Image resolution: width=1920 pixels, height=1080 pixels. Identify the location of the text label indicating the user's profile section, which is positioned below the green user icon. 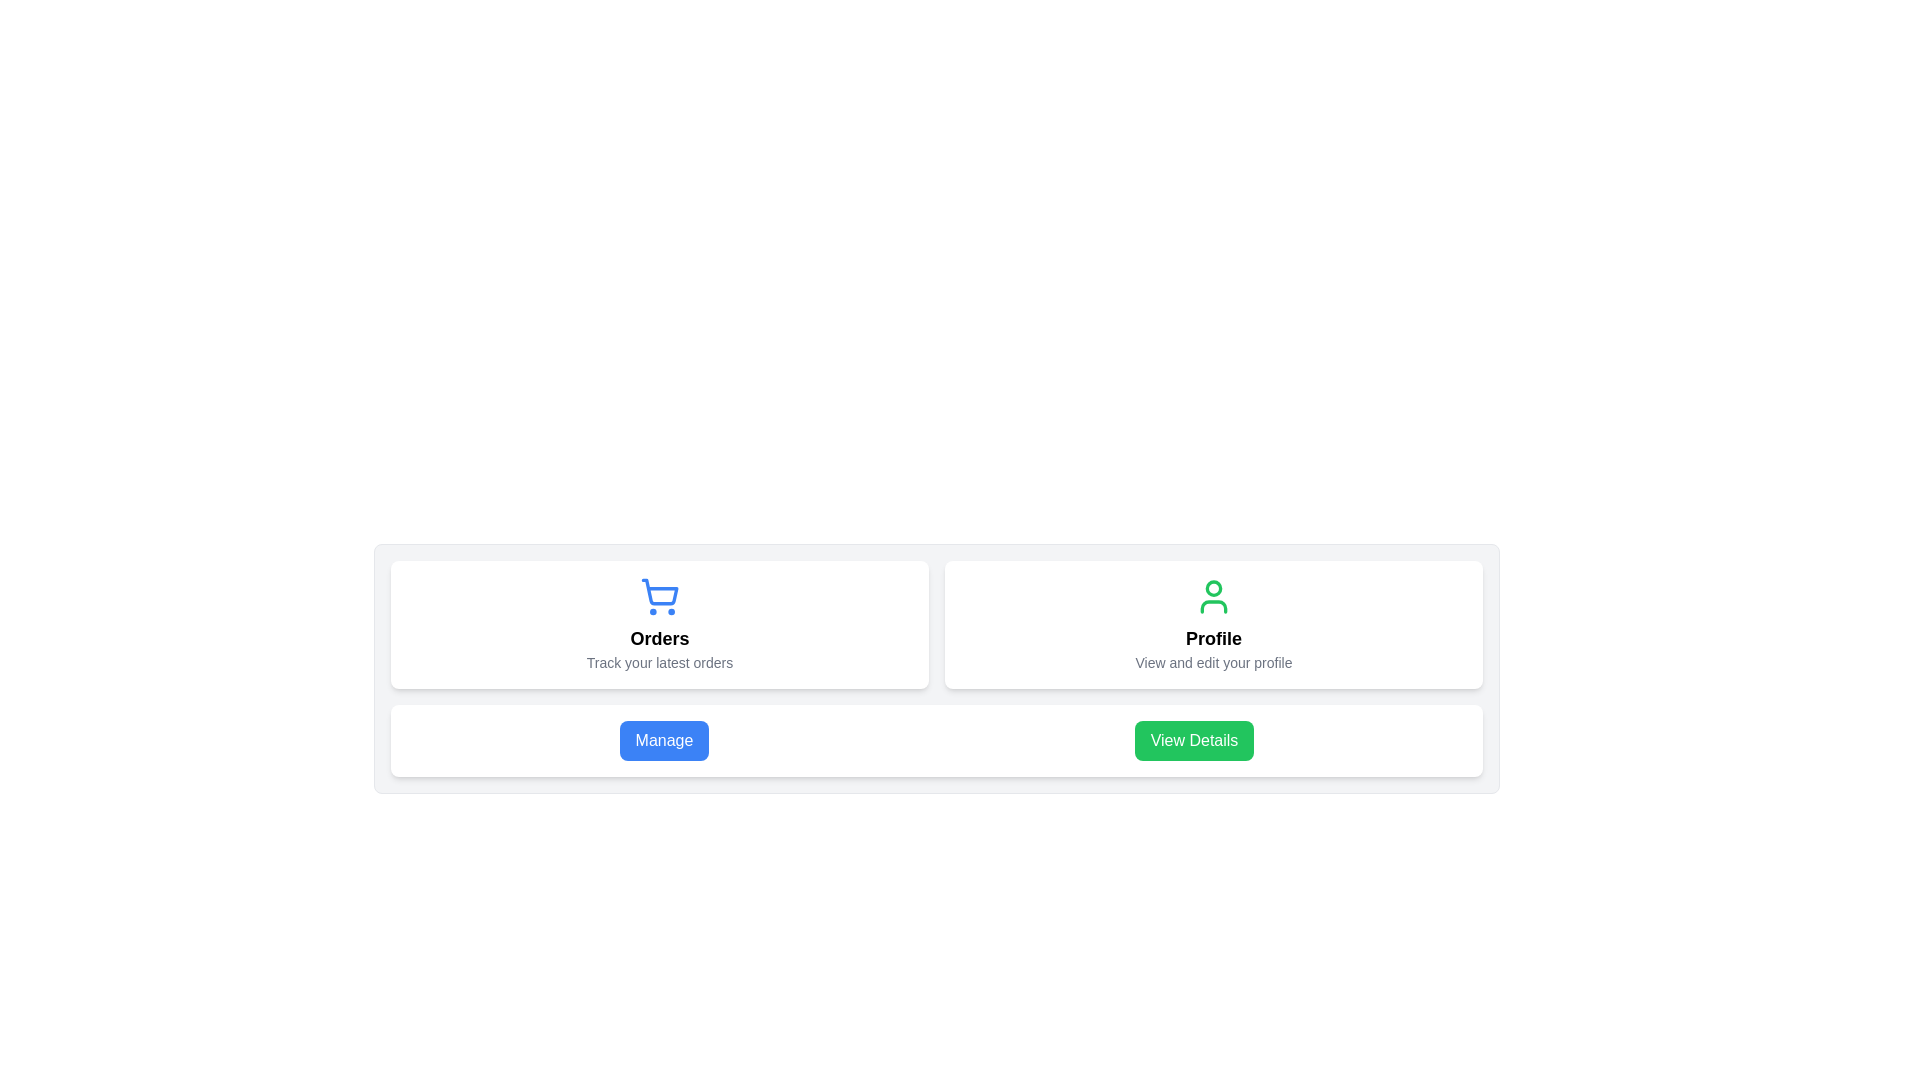
(1213, 639).